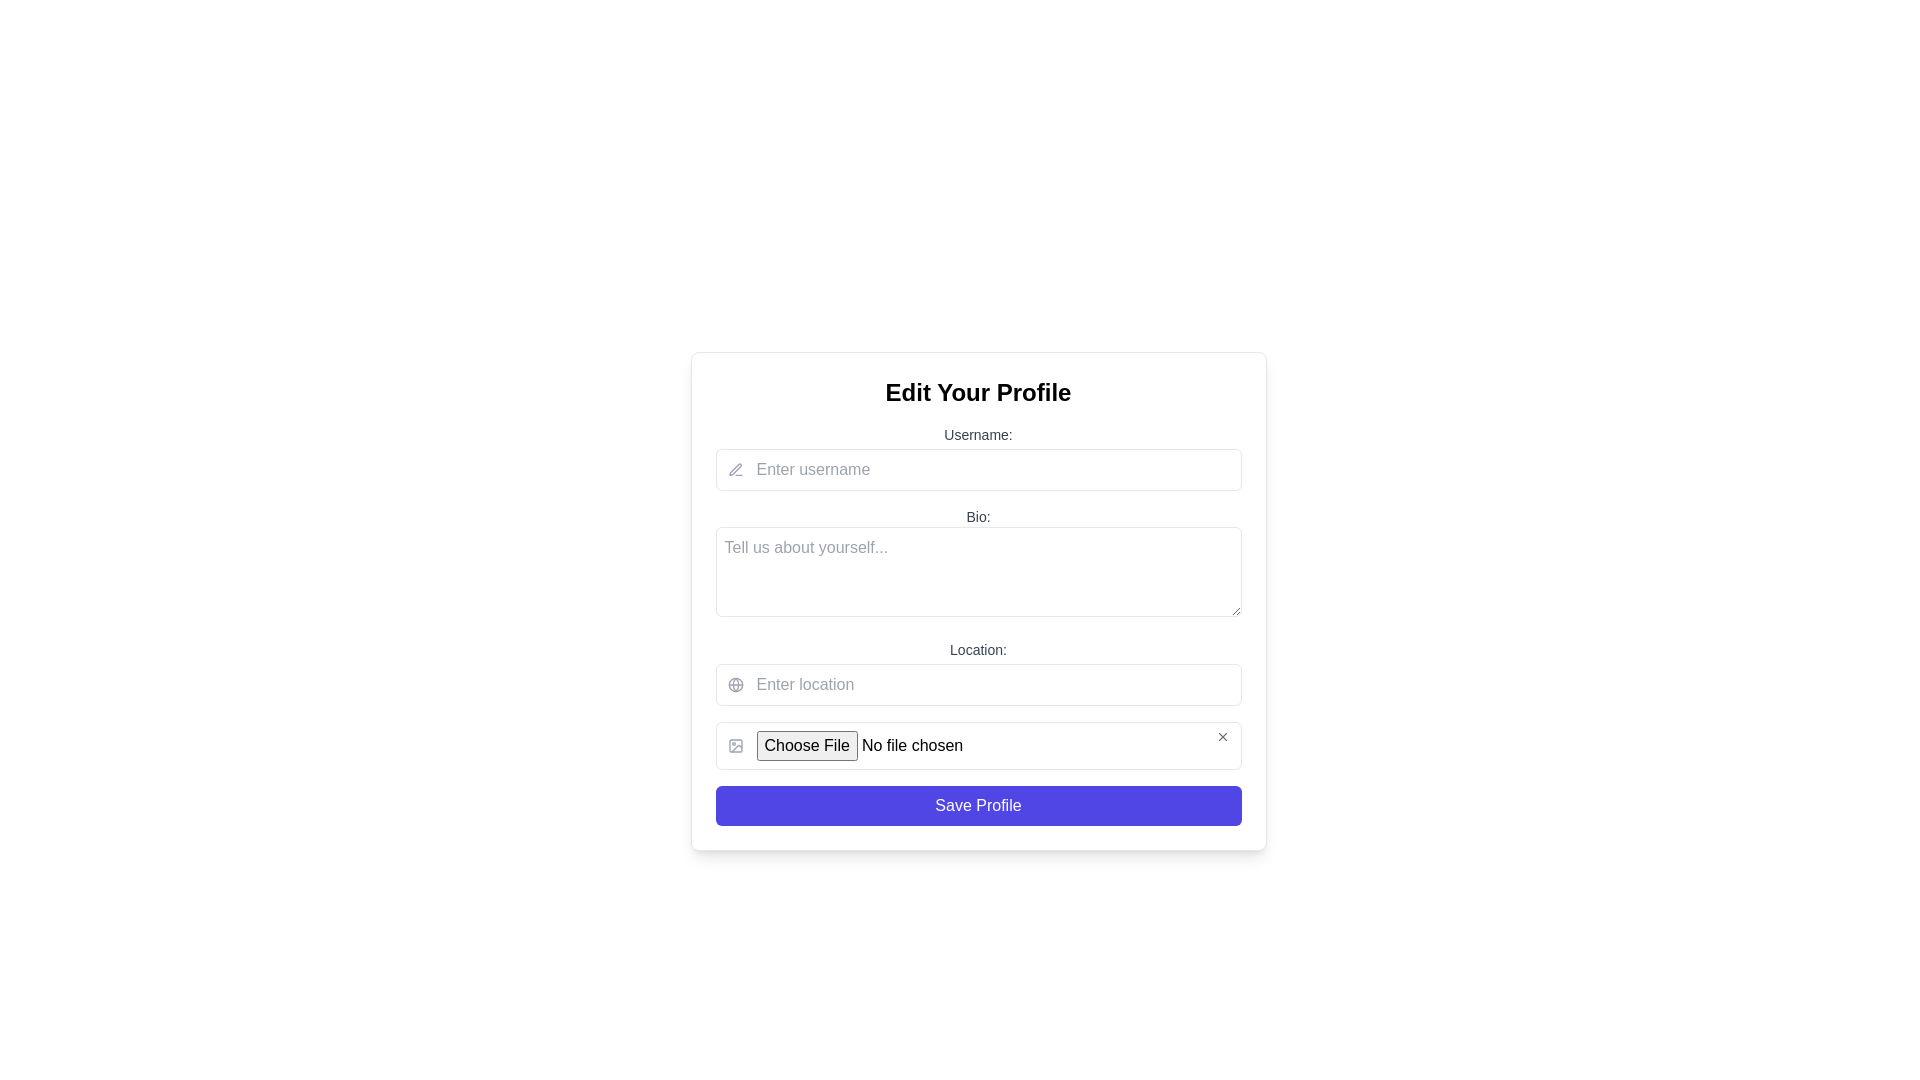  What do you see at coordinates (978, 684) in the screenshot?
I see `the Text Input Field for location entry, located below the 'Location:' label in the 'Edit Your Profile' form` at bounding box center [978, 684].